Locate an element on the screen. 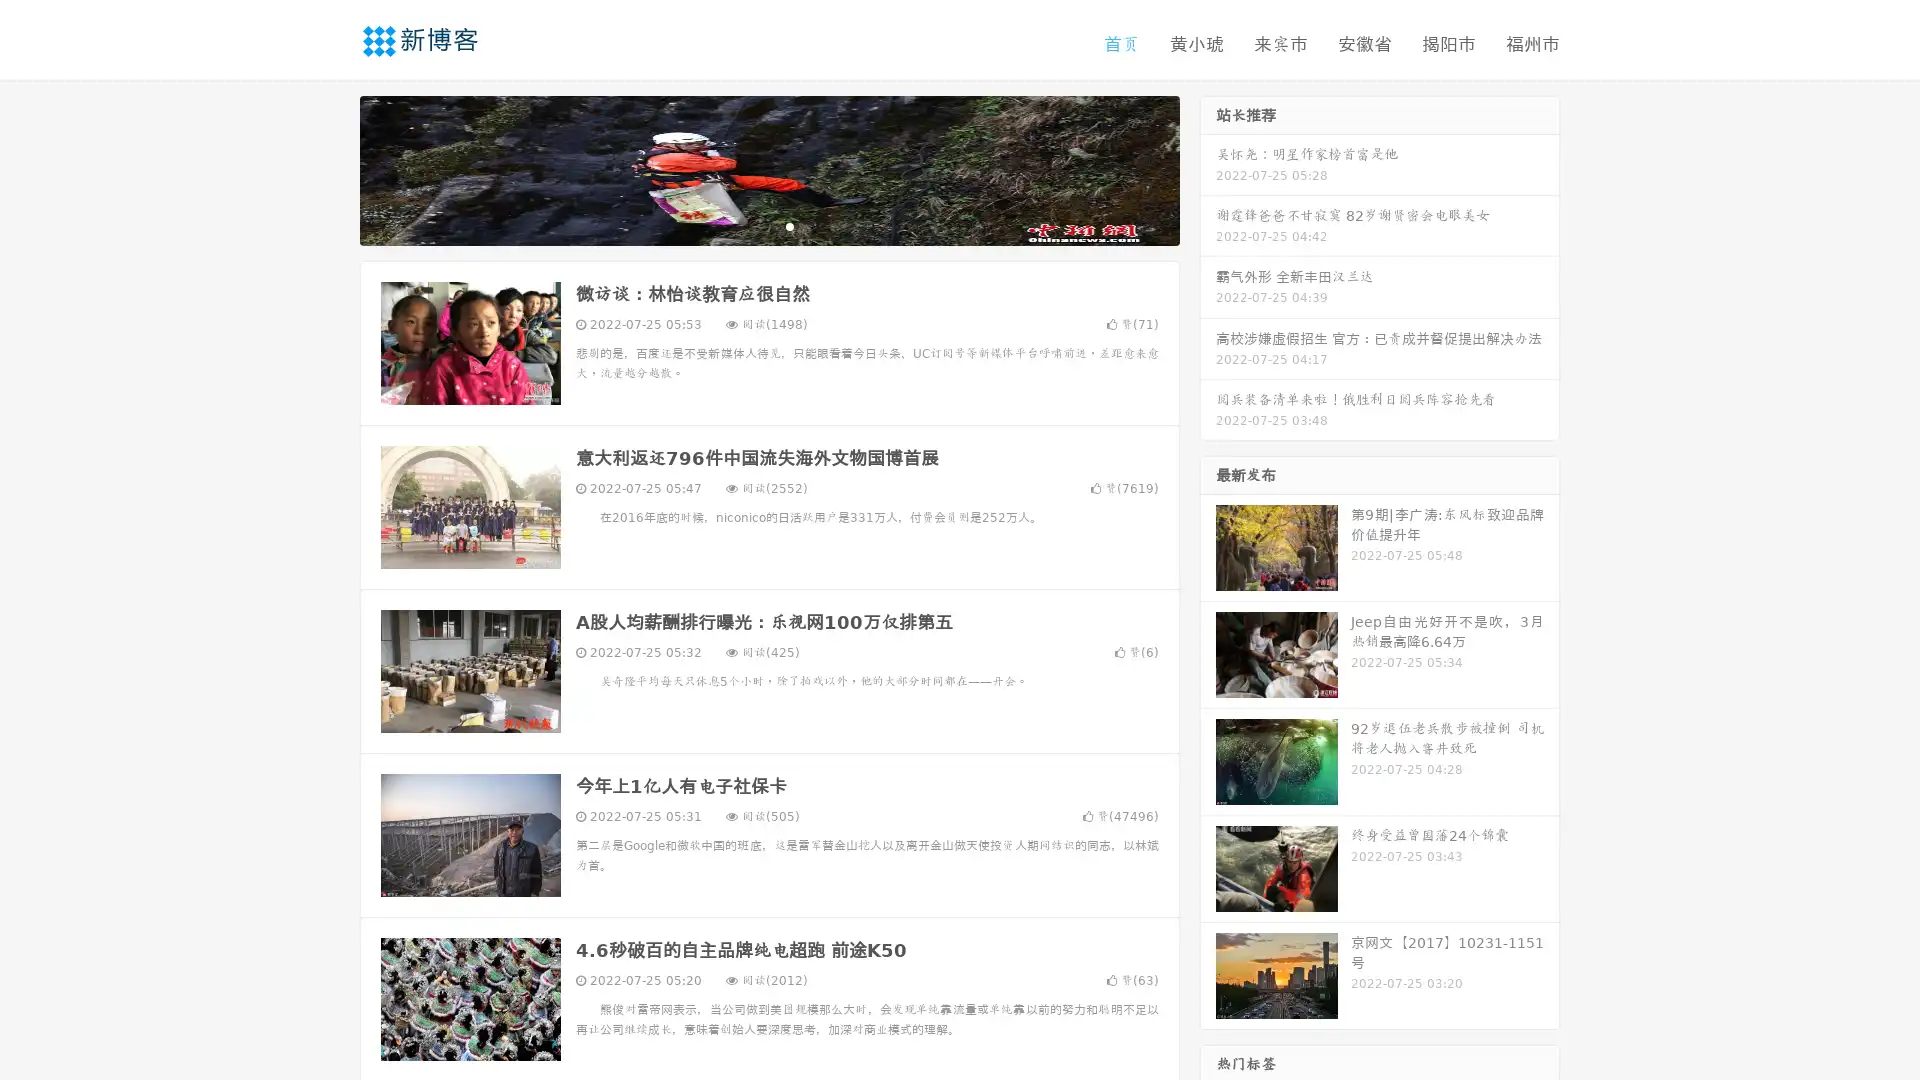 Image resolution: width=1920 pixels, height=1080 pixels. Go to slide 3 is located at coordinates (789, 225).